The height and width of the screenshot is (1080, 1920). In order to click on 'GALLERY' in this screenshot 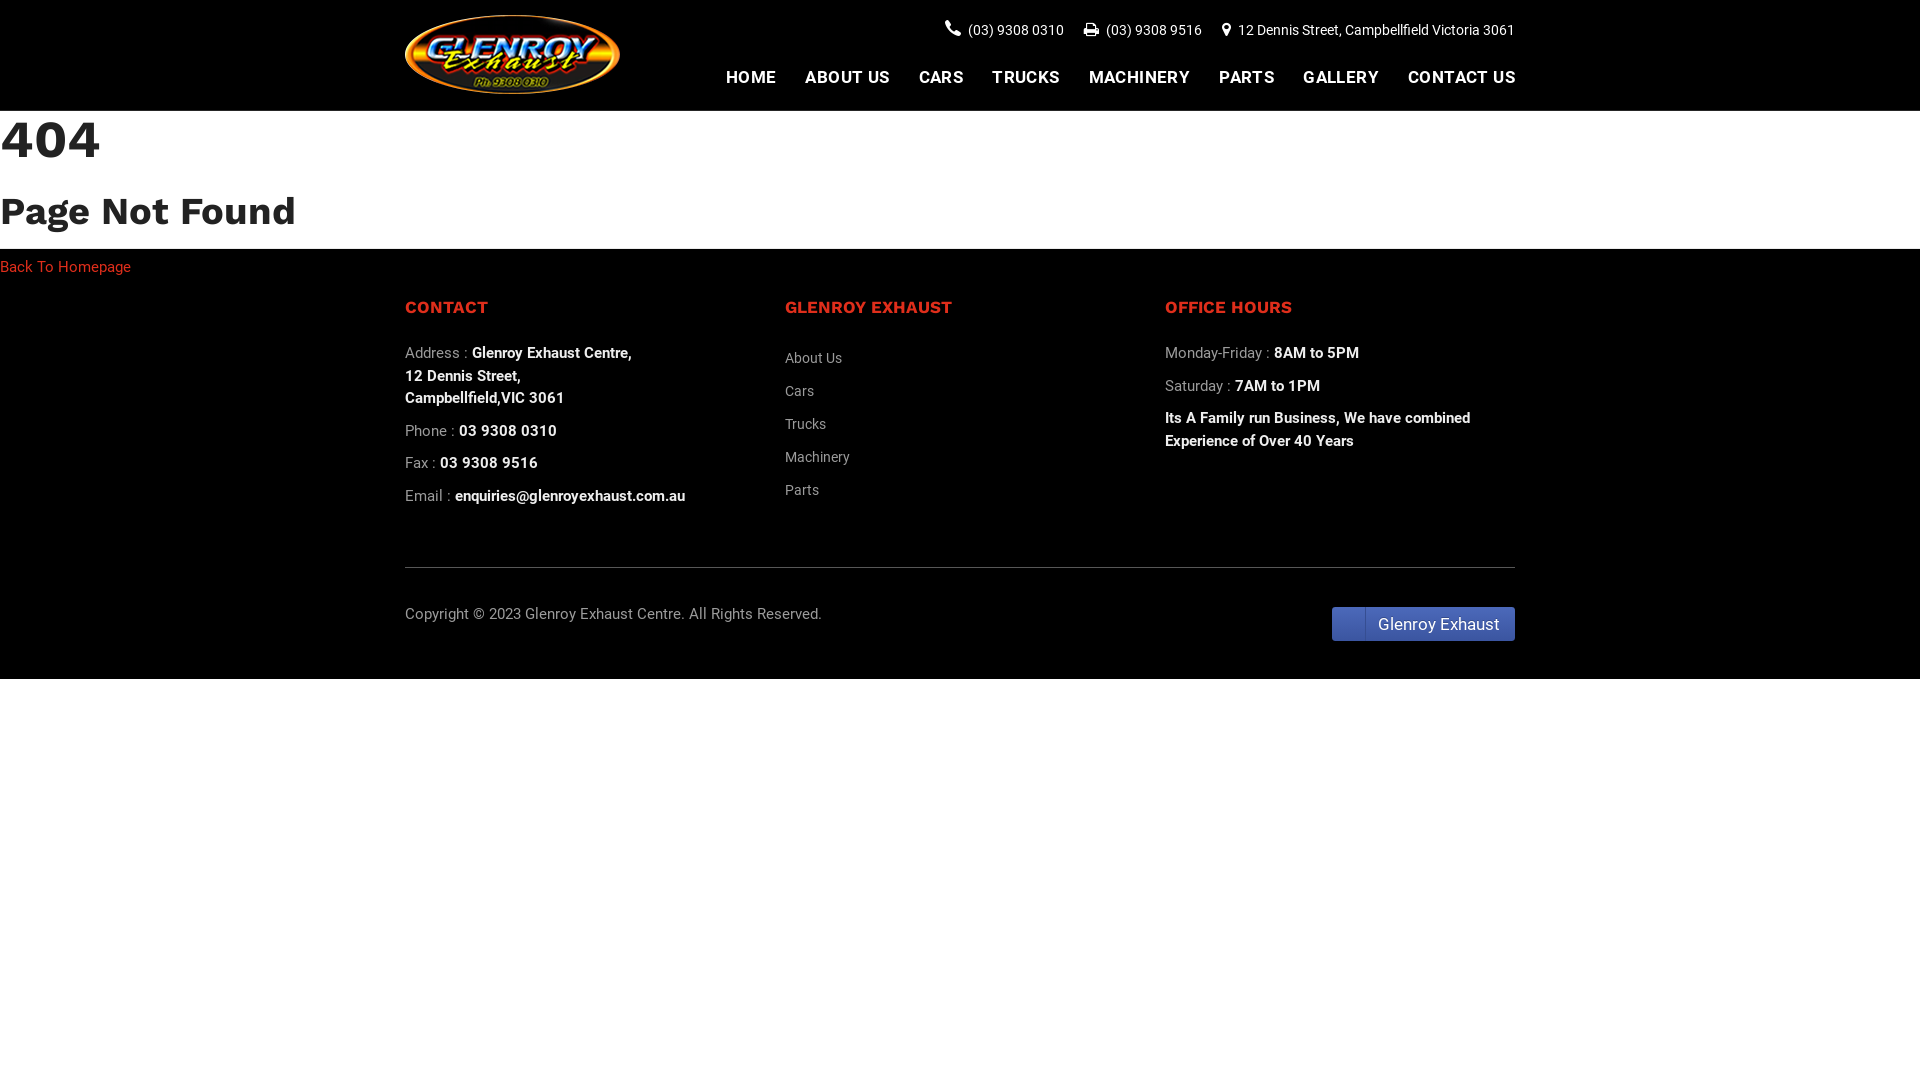, I will do `click(1340, 76)`.